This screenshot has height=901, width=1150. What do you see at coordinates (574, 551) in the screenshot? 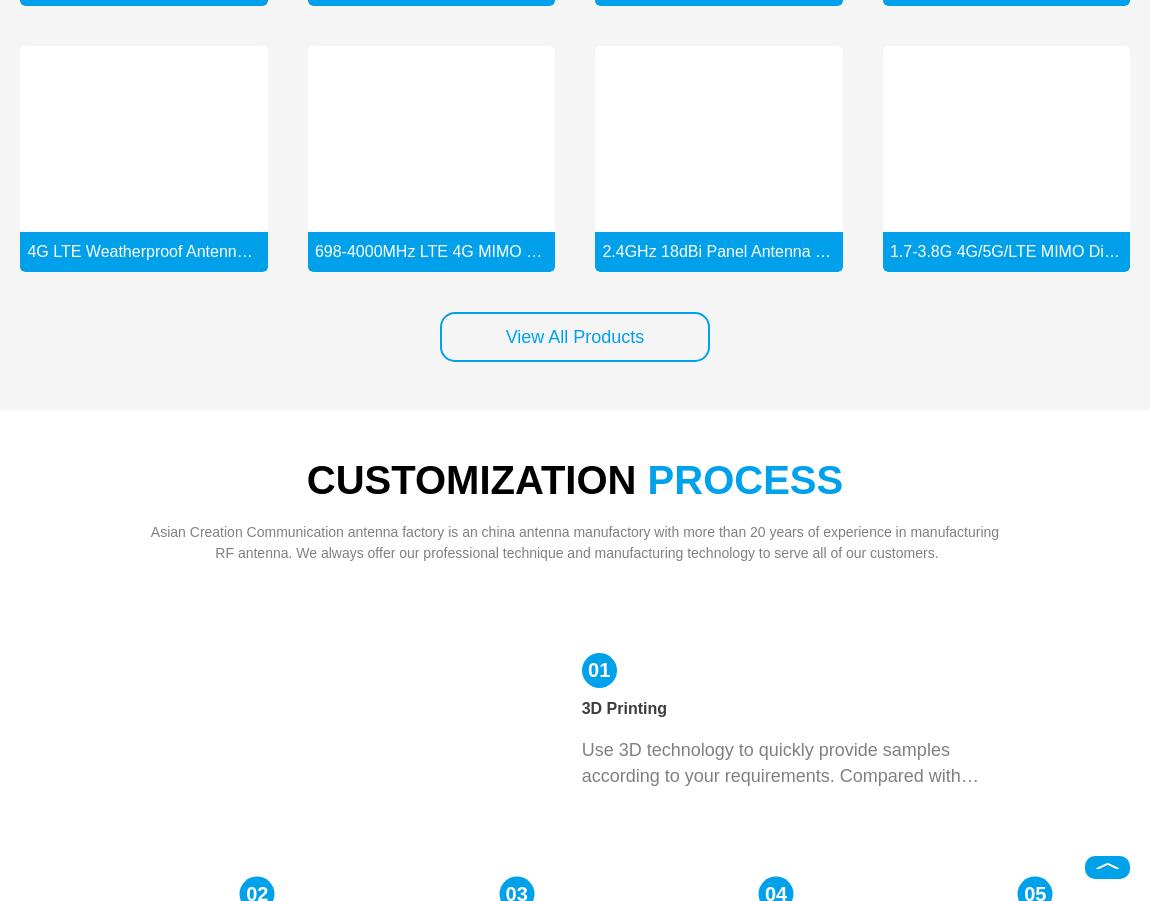
I see `'RF antenna. We always offer our professional technique and manufacturing technology to serve all of our customers.'` at bounding box center [574, 551].